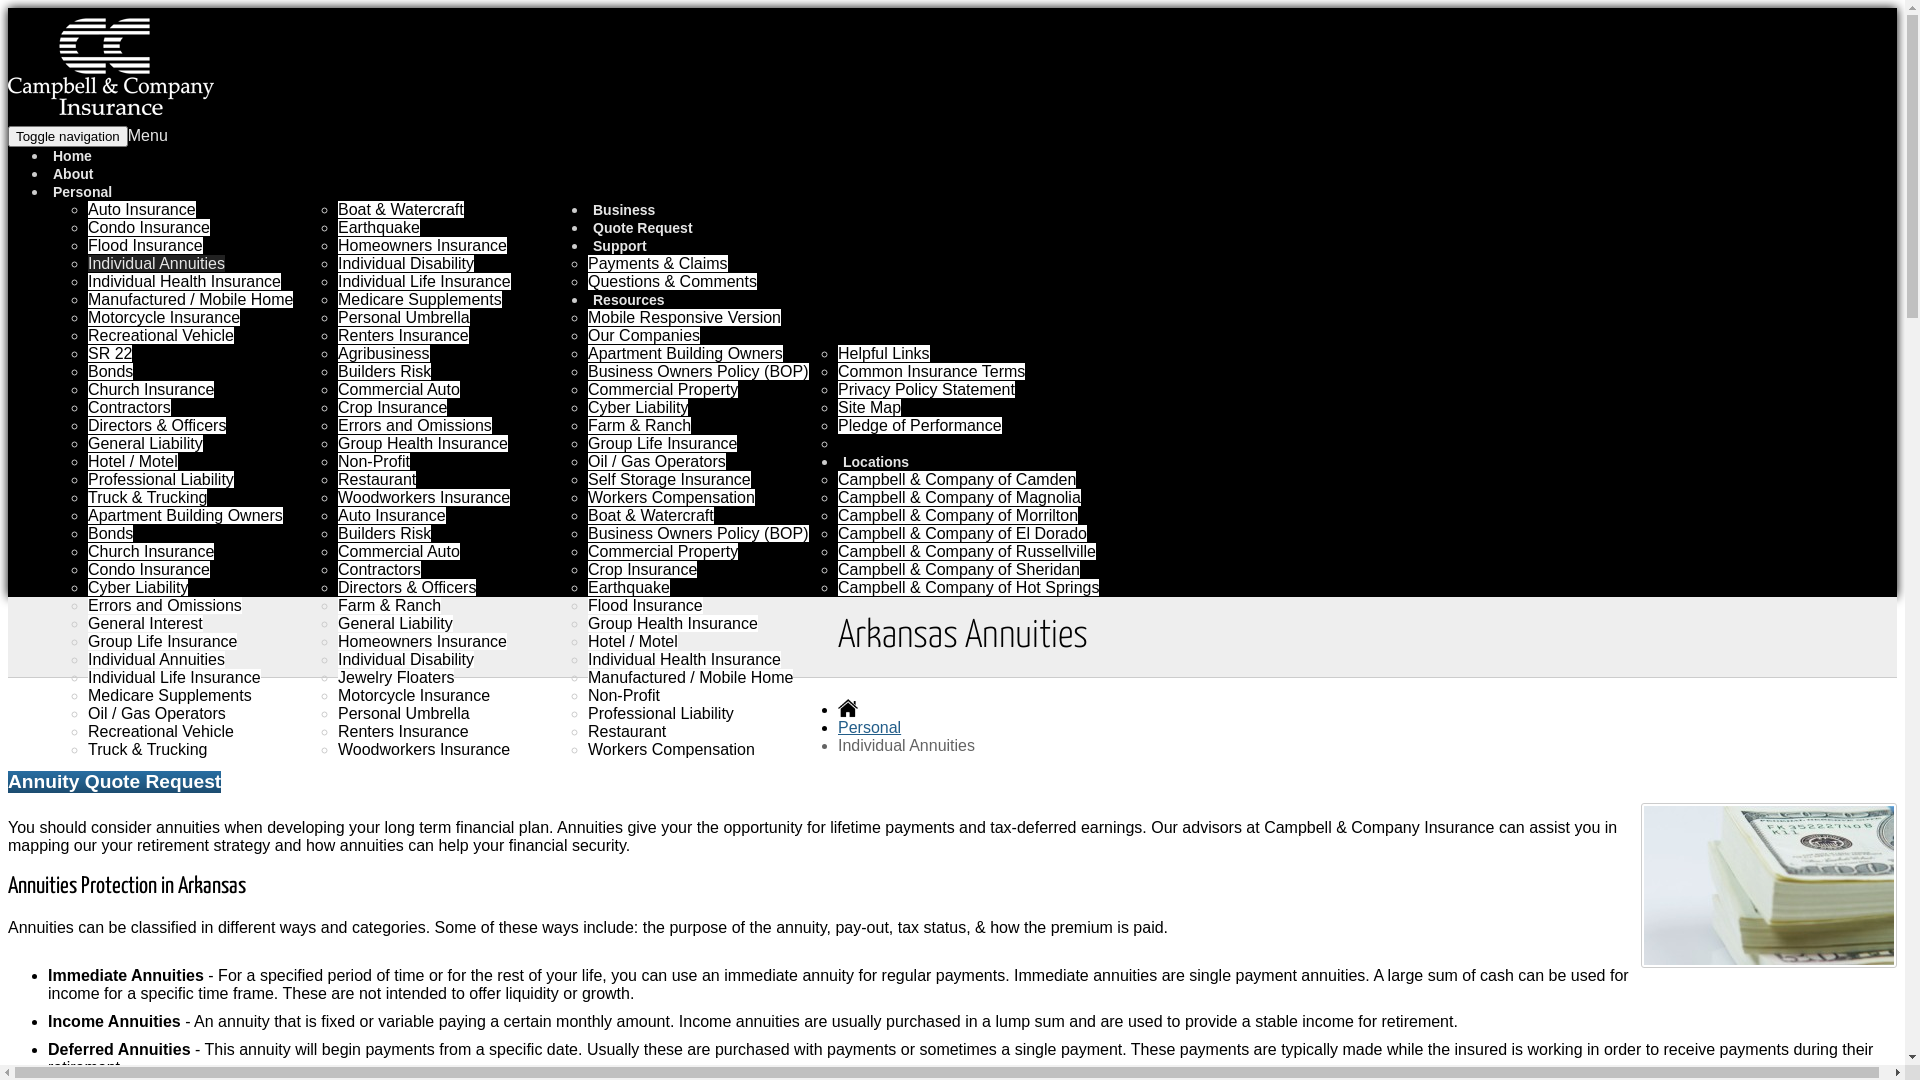  What do you see at coordinates (395, 676) in the screenshot?
I see `'Jewelry Floaters'` at bounding box center [395, 676].